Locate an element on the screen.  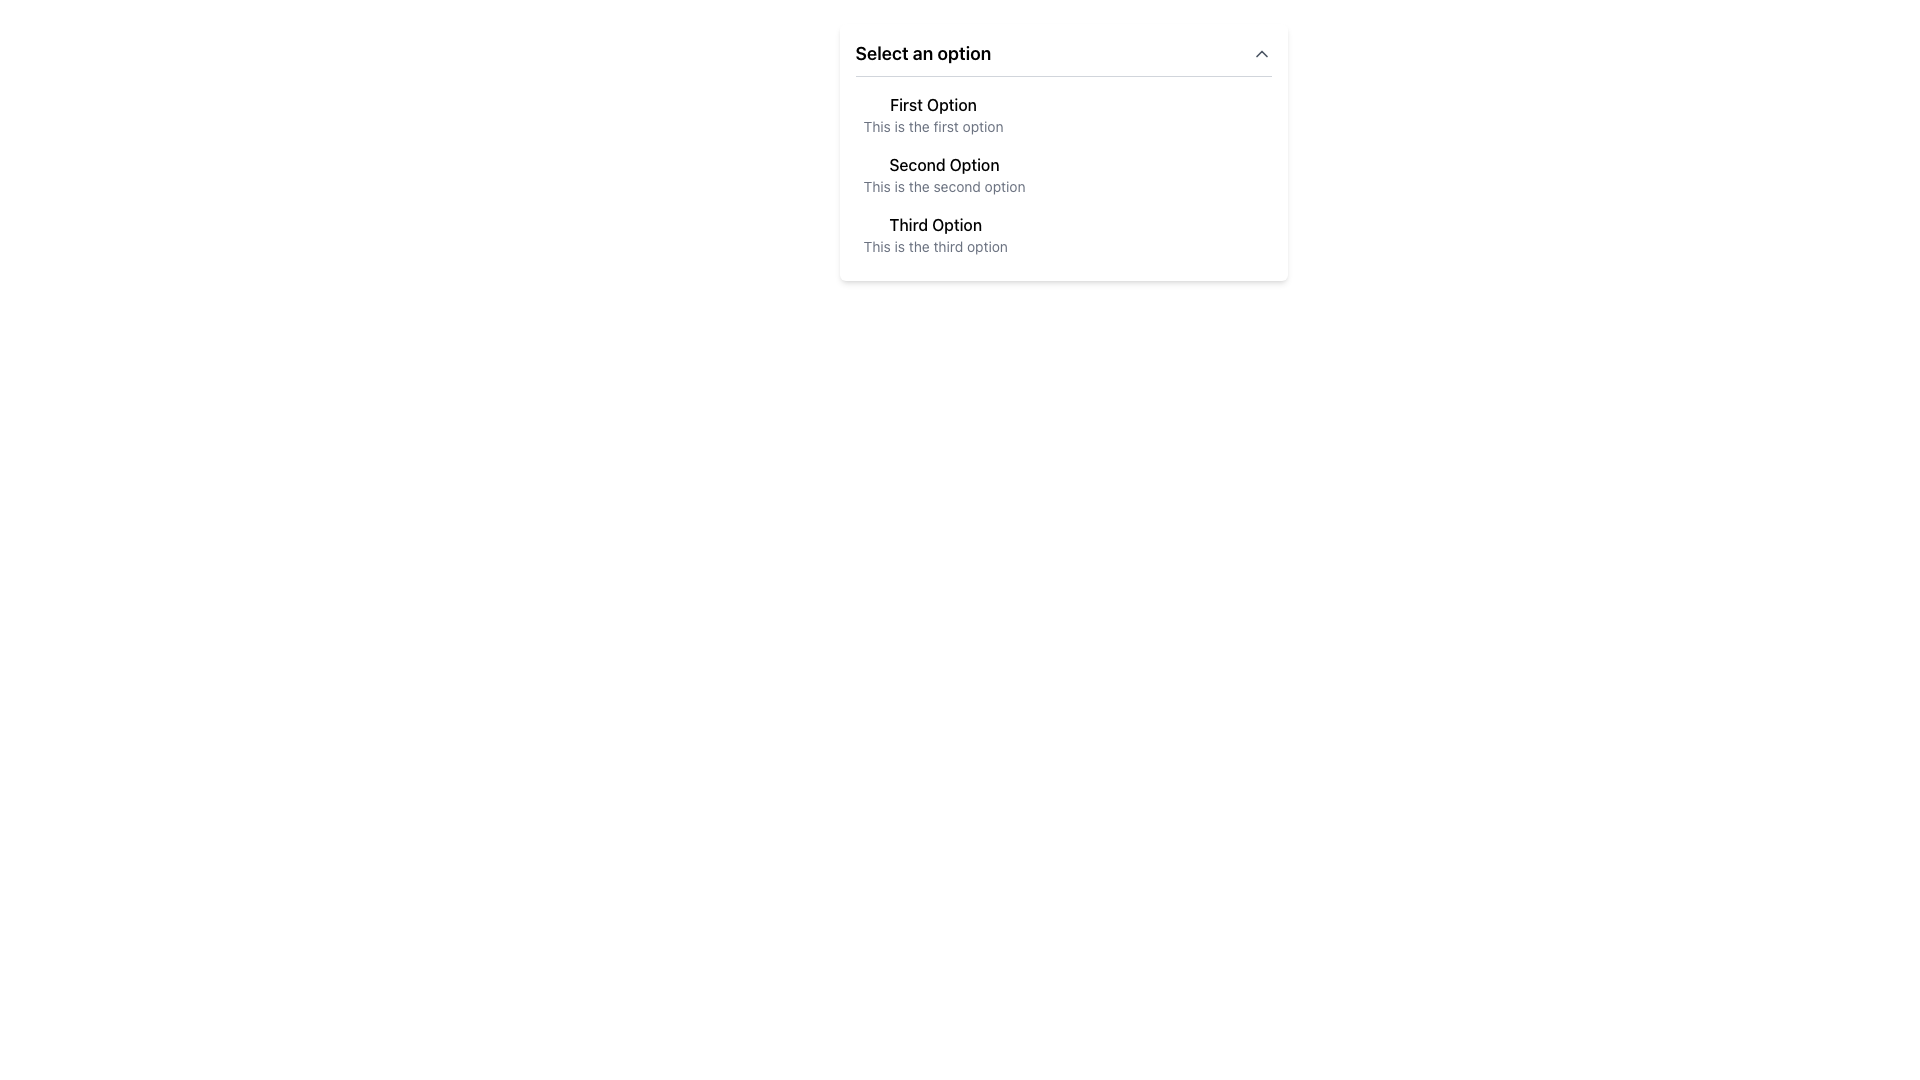
the text label that reads 'This is the second option', which is styled in a smaller gray font and located directly below the 'Second Option' heading is located at coordinates (943, 186).